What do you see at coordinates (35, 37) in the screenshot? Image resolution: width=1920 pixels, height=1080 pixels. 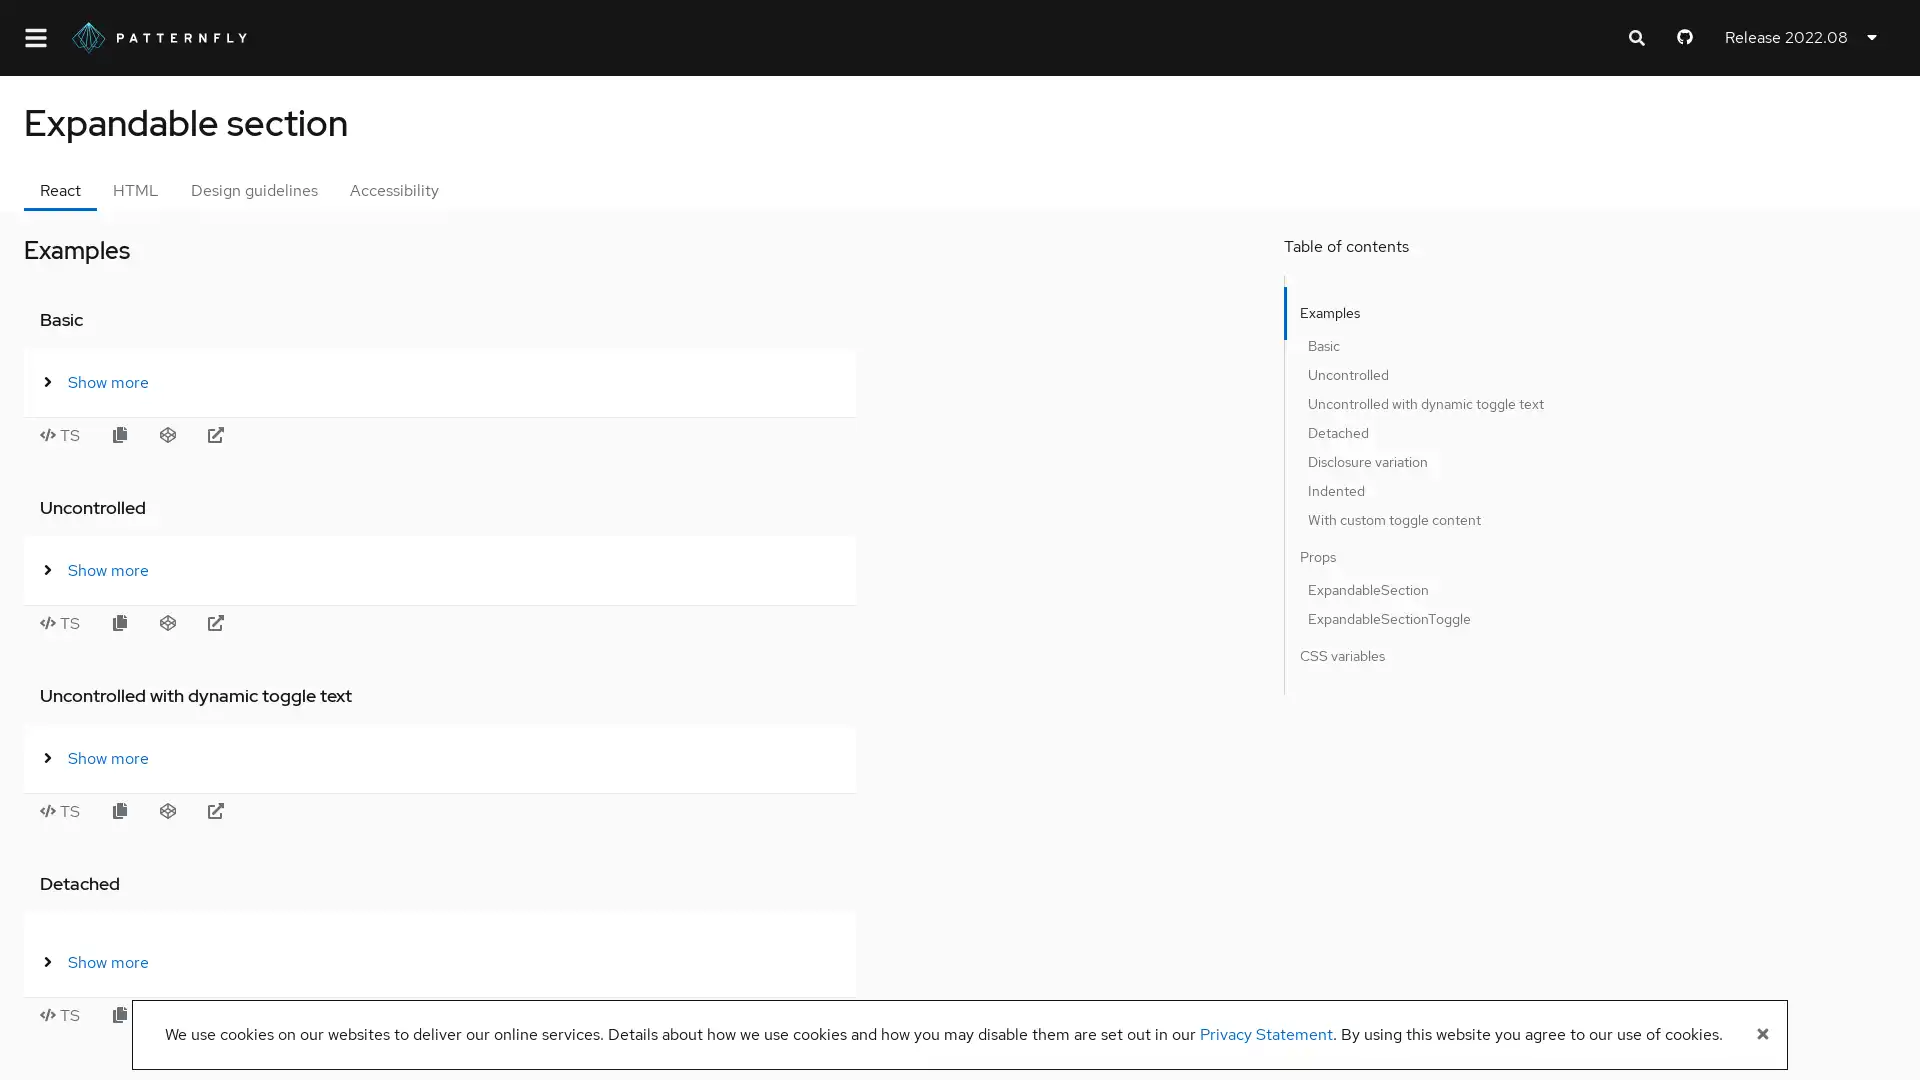 I see `Global navigation` at bounding box center [35, 37].